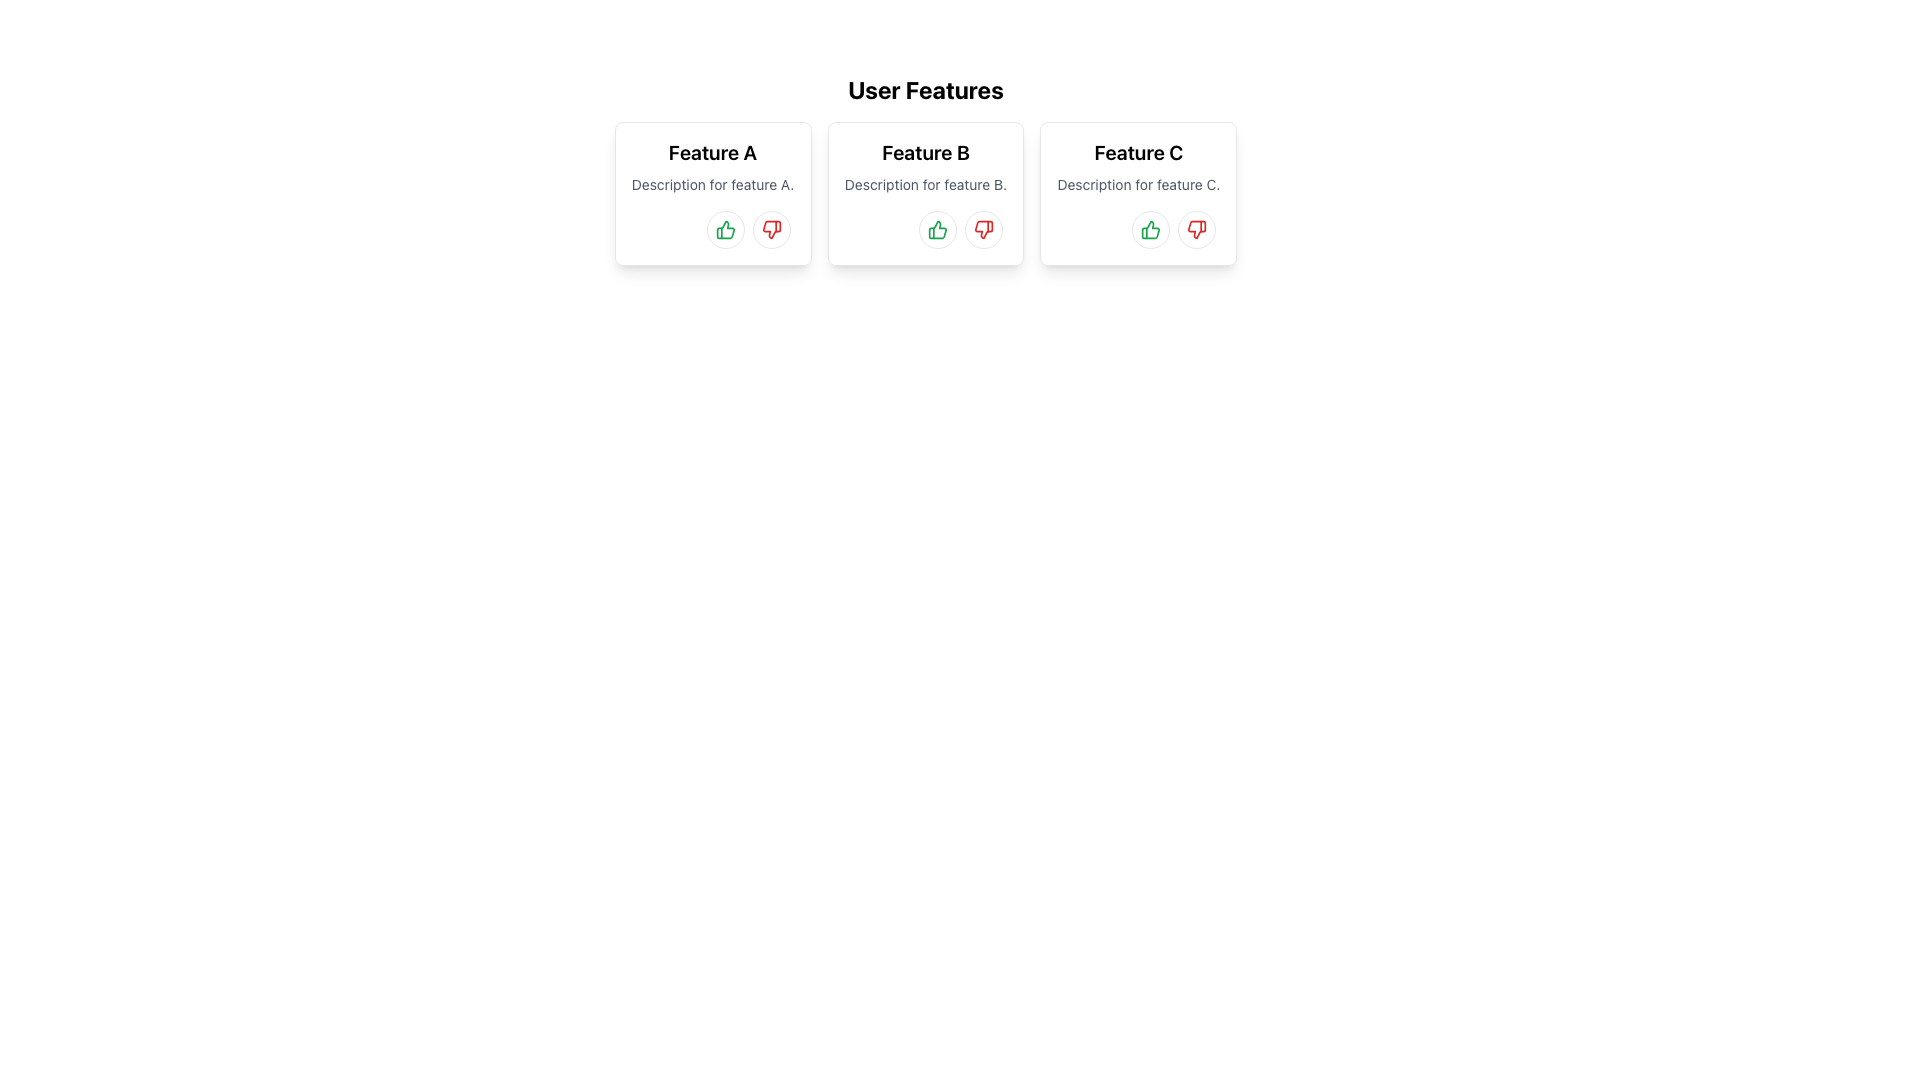  What do you see at coordinates (770, 229) in the screenshot?
I see `the circular button with a red thumbs-down icon located at the bottom of the card for 'Feature A'` at bounding box center [770, 229].